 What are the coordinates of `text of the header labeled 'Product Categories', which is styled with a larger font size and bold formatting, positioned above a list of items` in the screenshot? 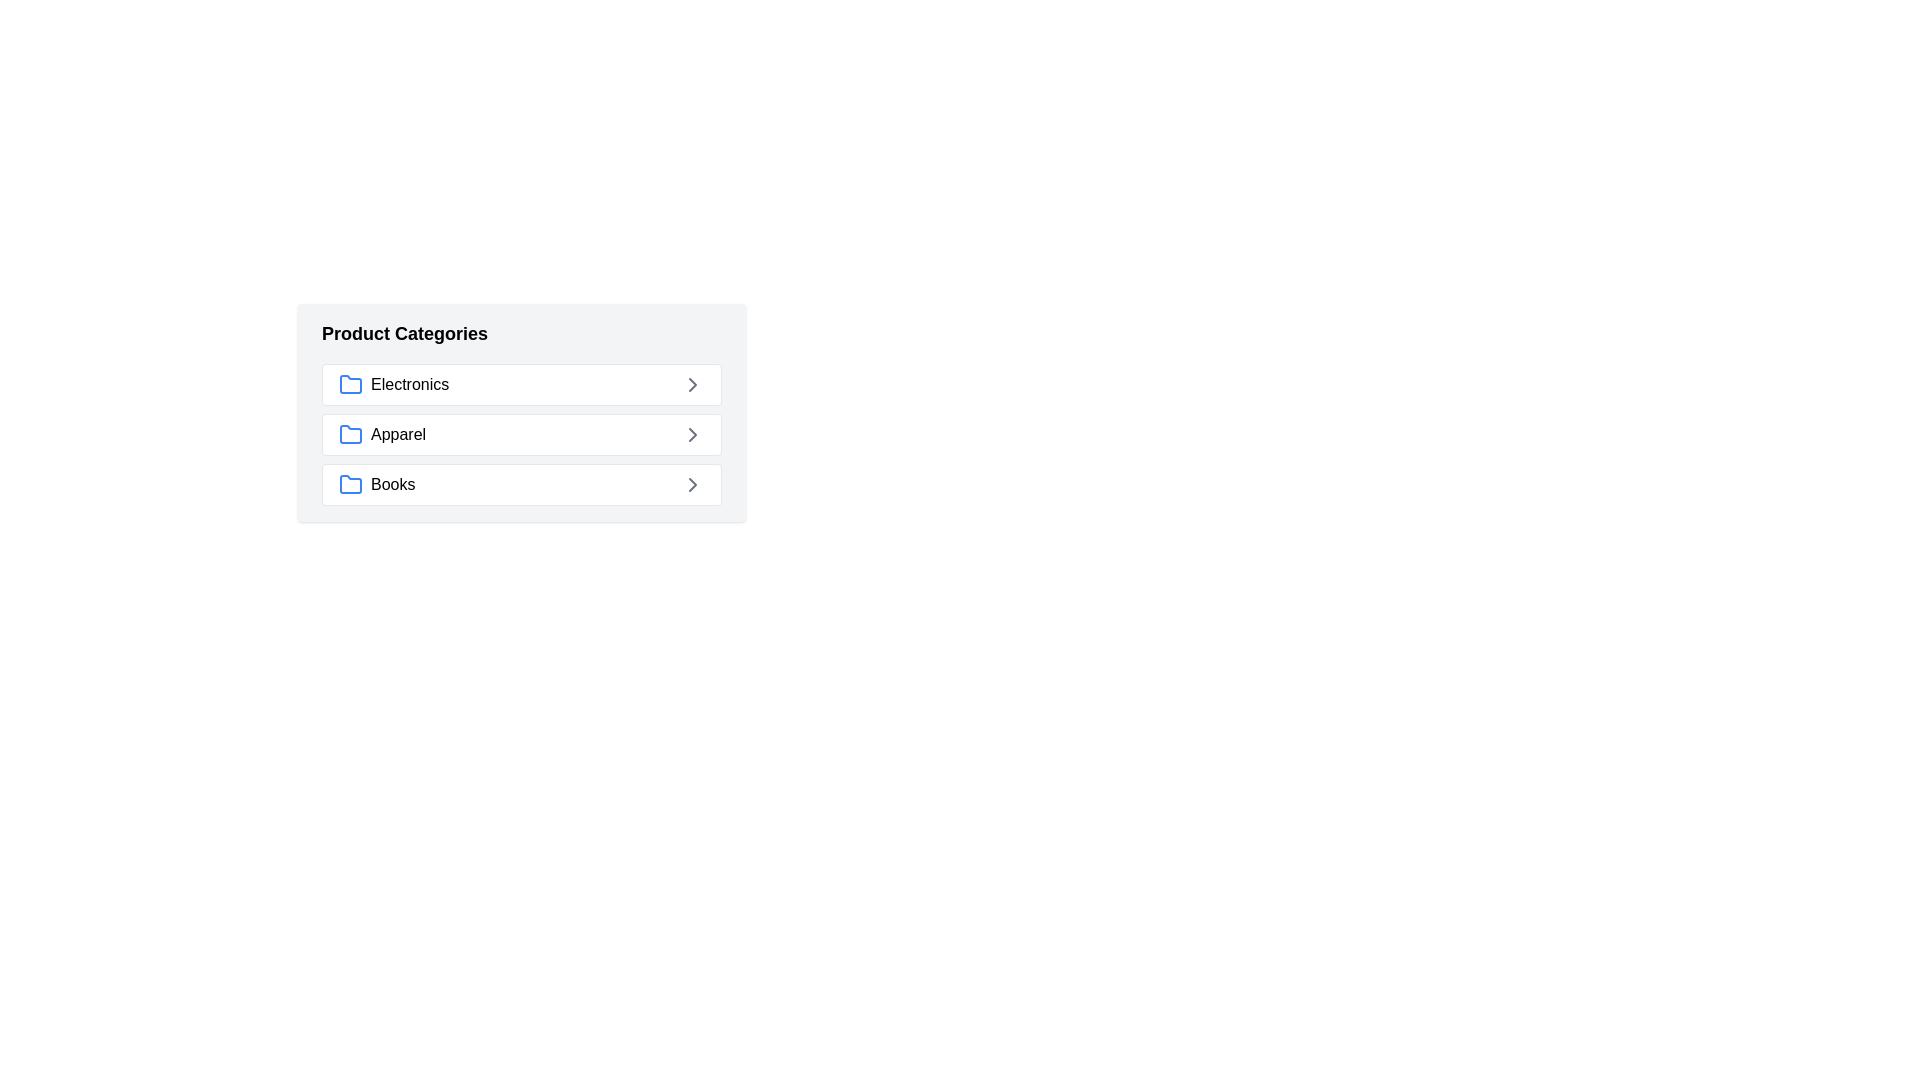 It's located at (403, 333).